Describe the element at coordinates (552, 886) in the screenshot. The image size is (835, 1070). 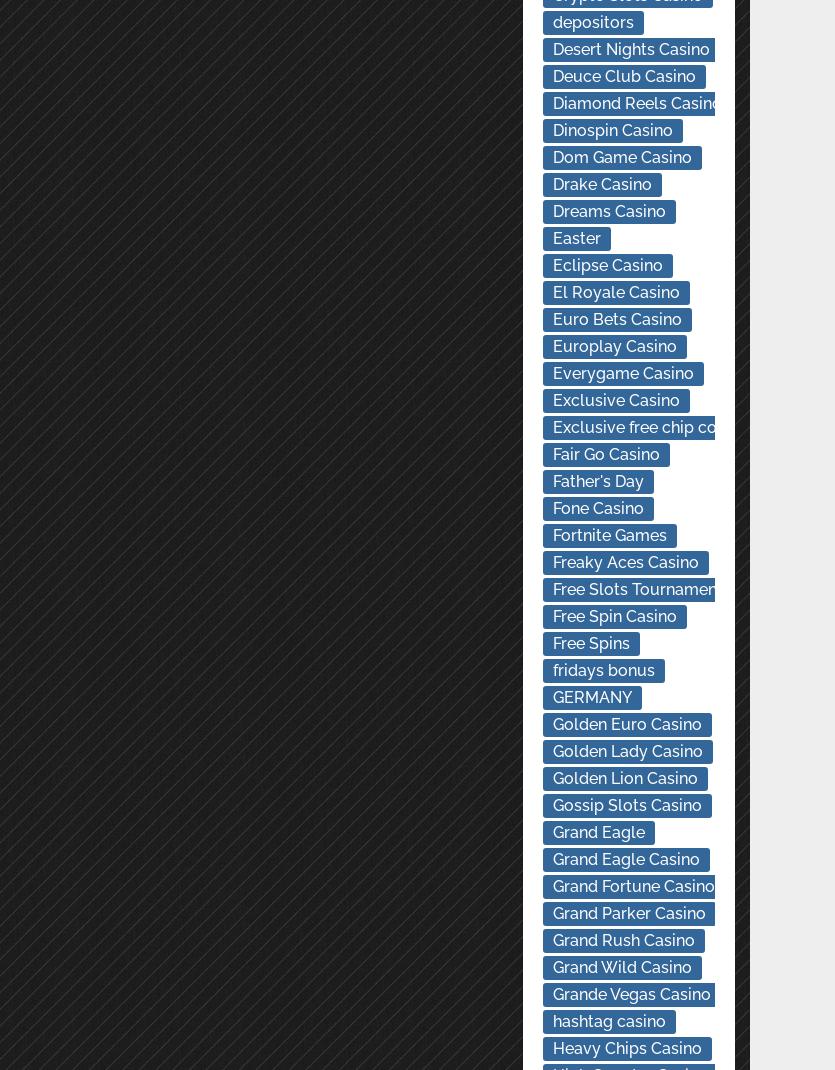
I see `'Grand Fortune Casino'` at that location.